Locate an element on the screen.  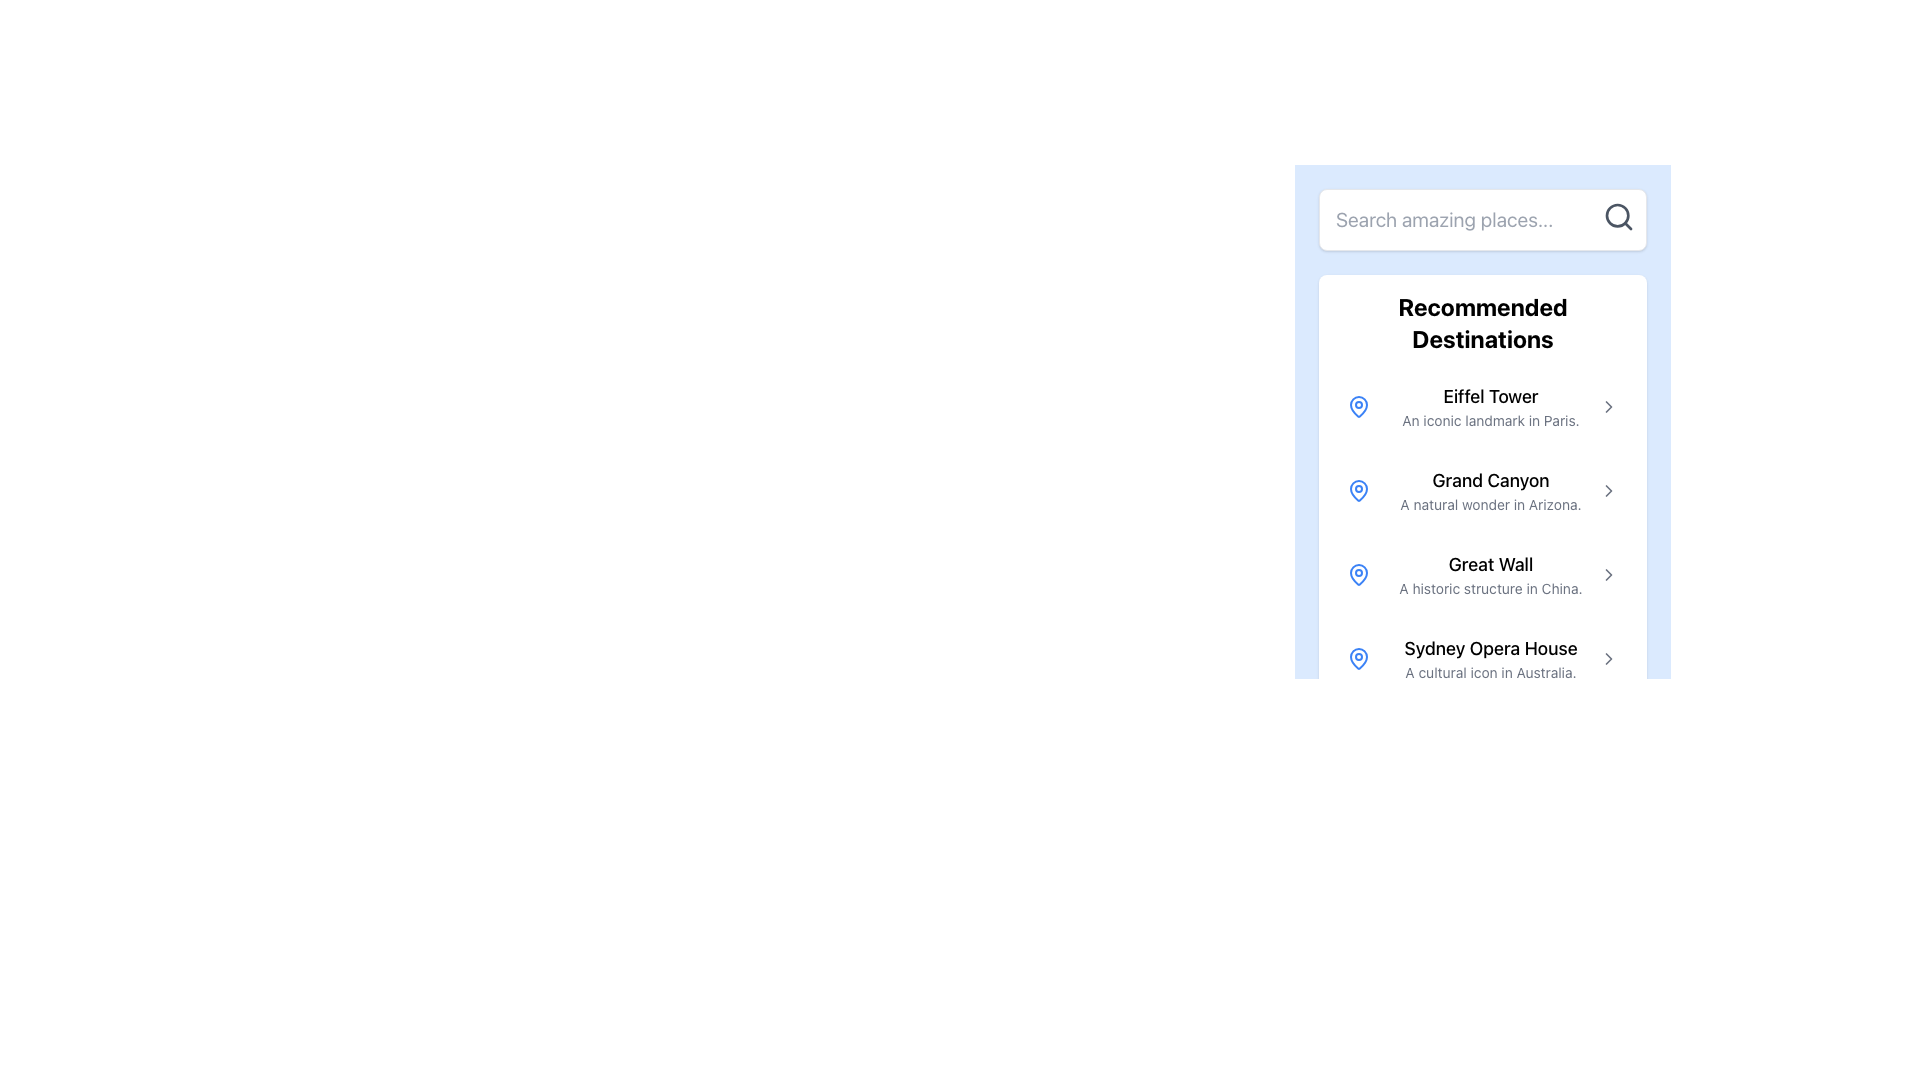
the text-based list item displaying 'Sydney Opera House', which is styled with a bold font and is the fourth item in the 'Recommended Destinations' section is located at coordinates (1491, 659).